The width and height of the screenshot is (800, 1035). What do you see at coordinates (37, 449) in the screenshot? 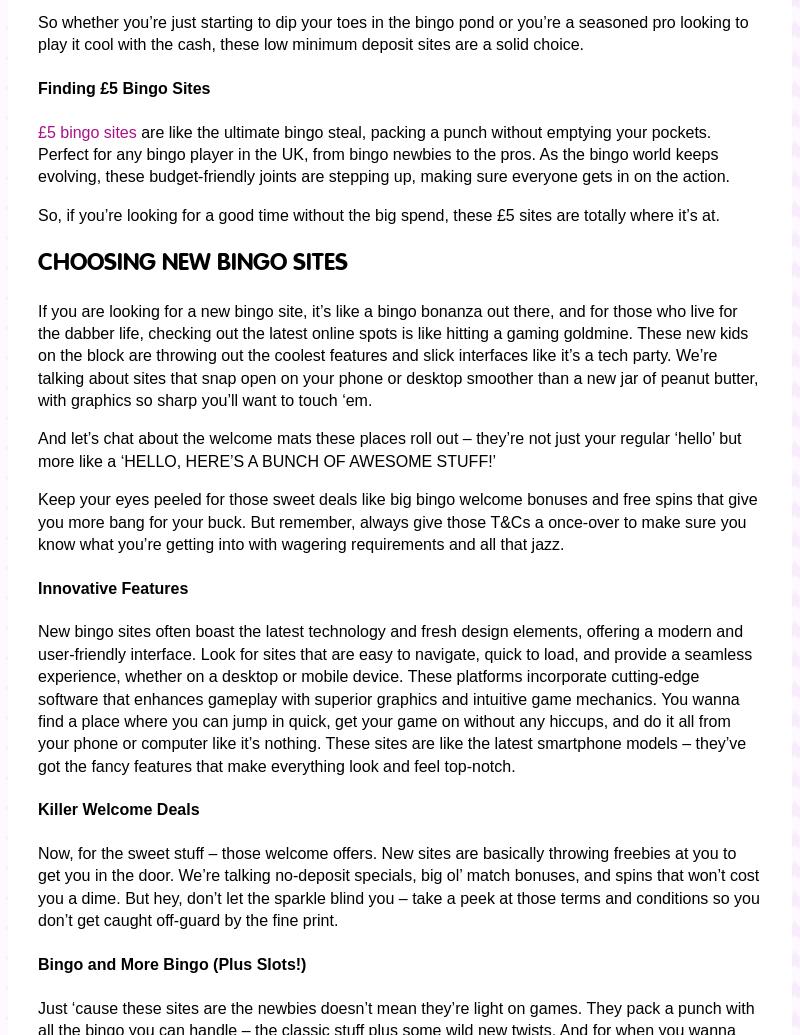
I see `'And let’s chat about the welcome mats these places roll out – they’re not just your regular ‘hello’ but more like a ‘HELLO, HERE’S A BUNCH OF AWESOME STUFF!’'` at bounding box center [37, 449].